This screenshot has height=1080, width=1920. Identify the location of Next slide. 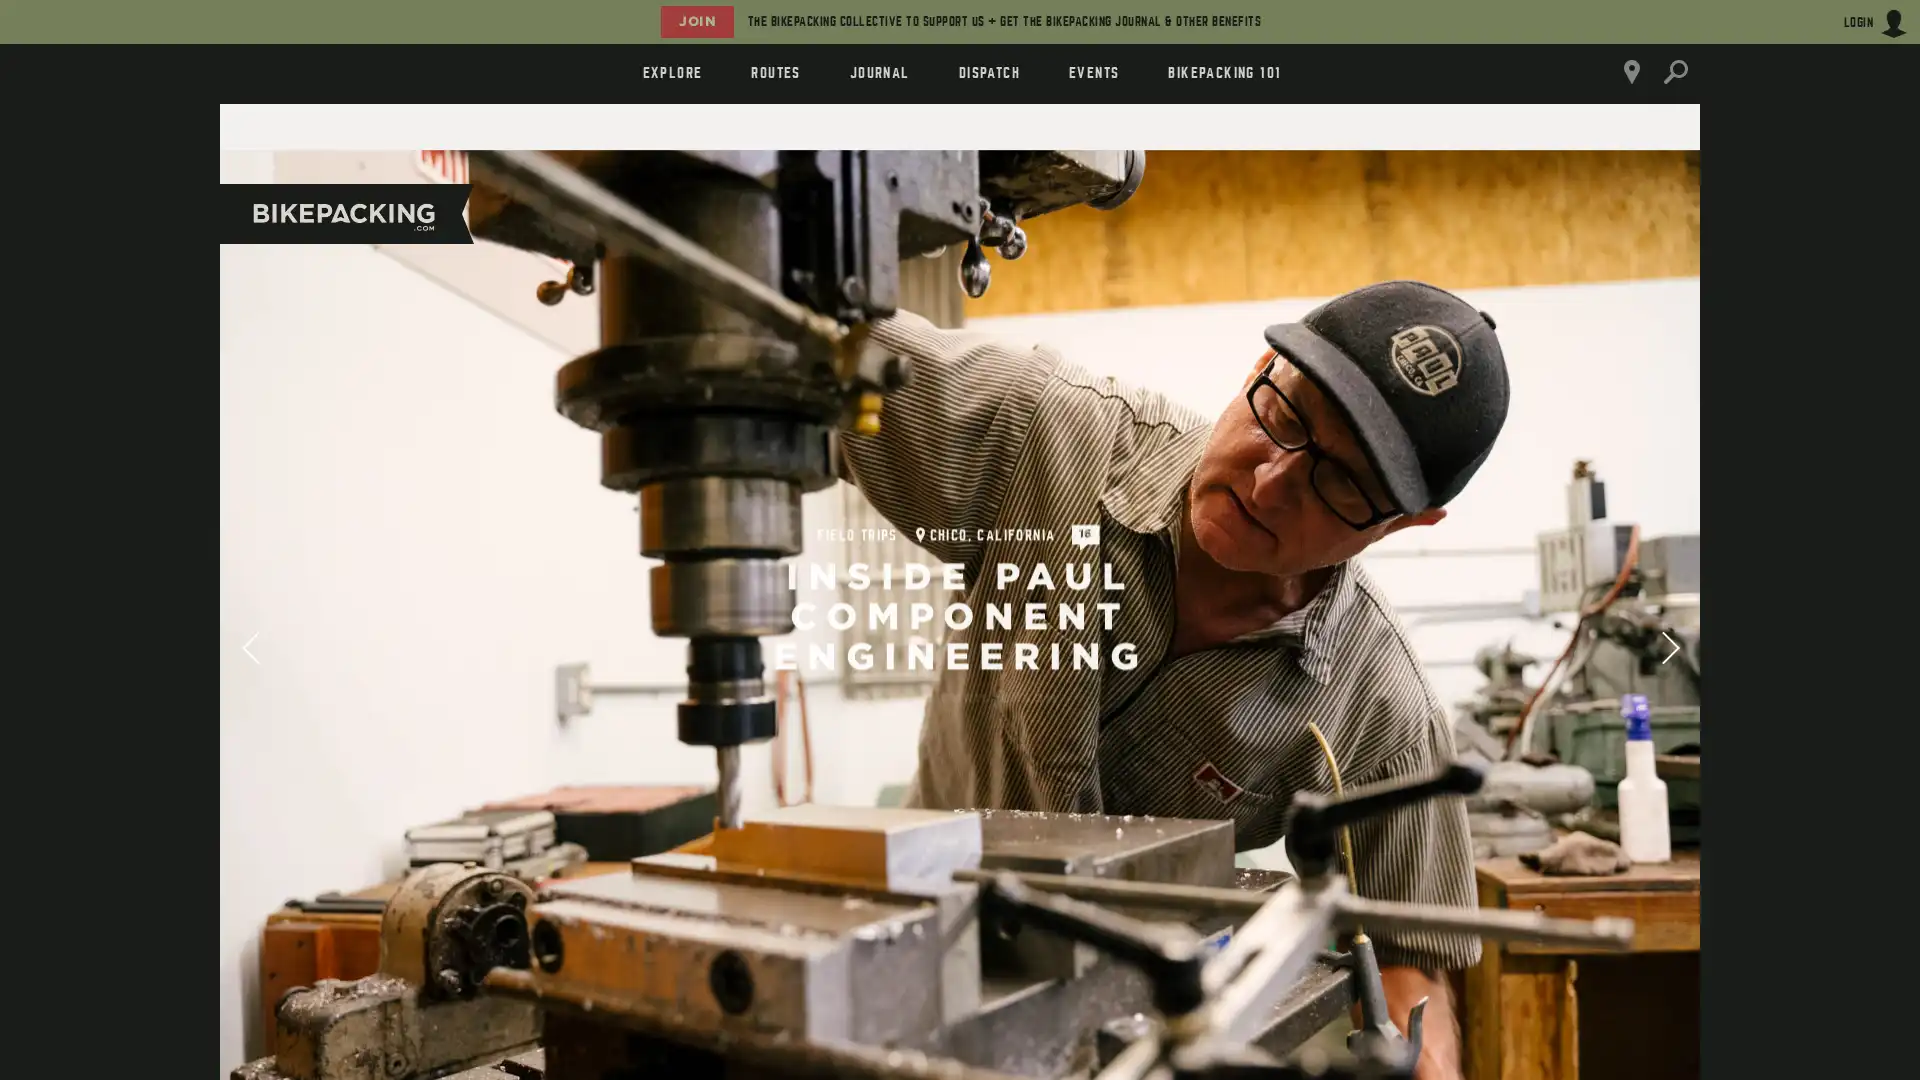
(1670, 644).